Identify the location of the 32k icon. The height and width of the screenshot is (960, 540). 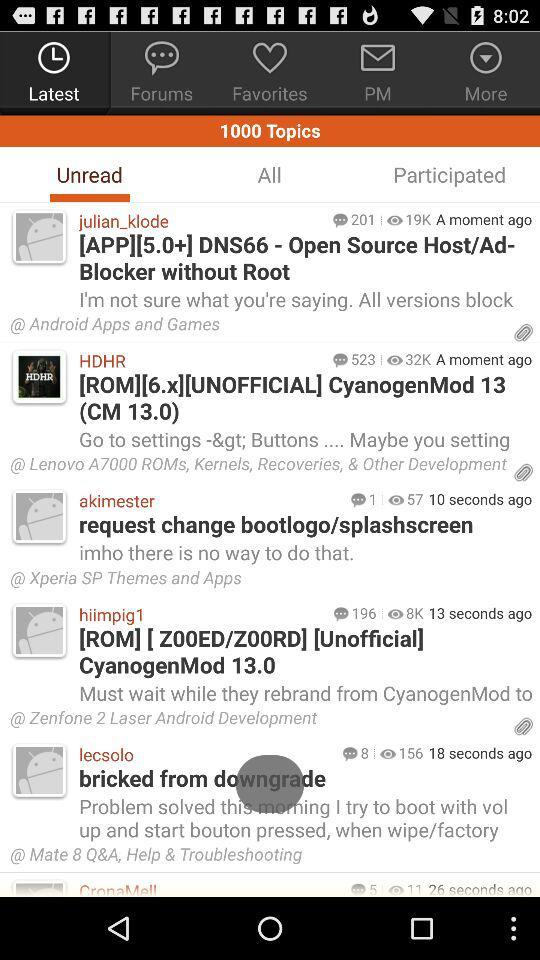
(417, 359).